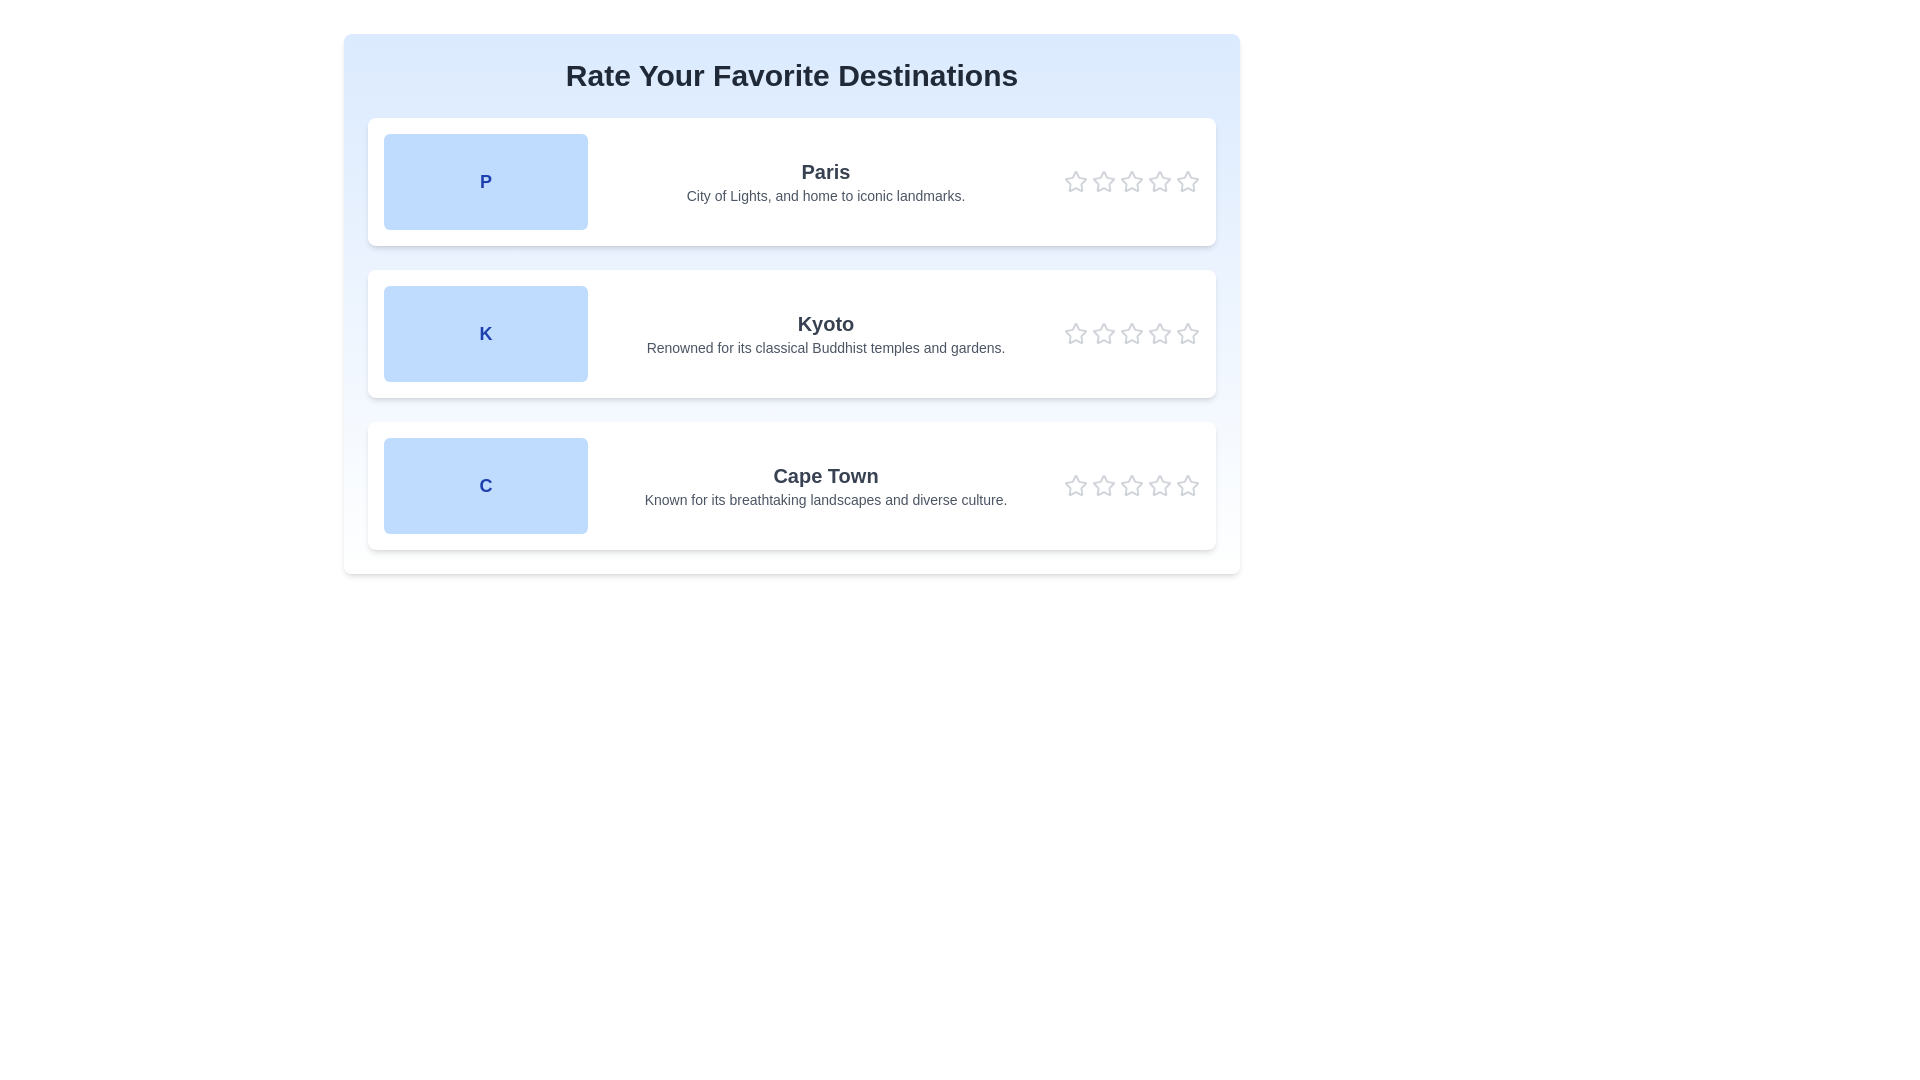 The height and width of the screenshot is (1080, 1920). Describe the element at coordinates (825, 171) in the screenshot. I see `the text label that serves as the title for the section describing Paris, positioned above the text 'City of Lights, and home to iconic landmarks.'` at that location.